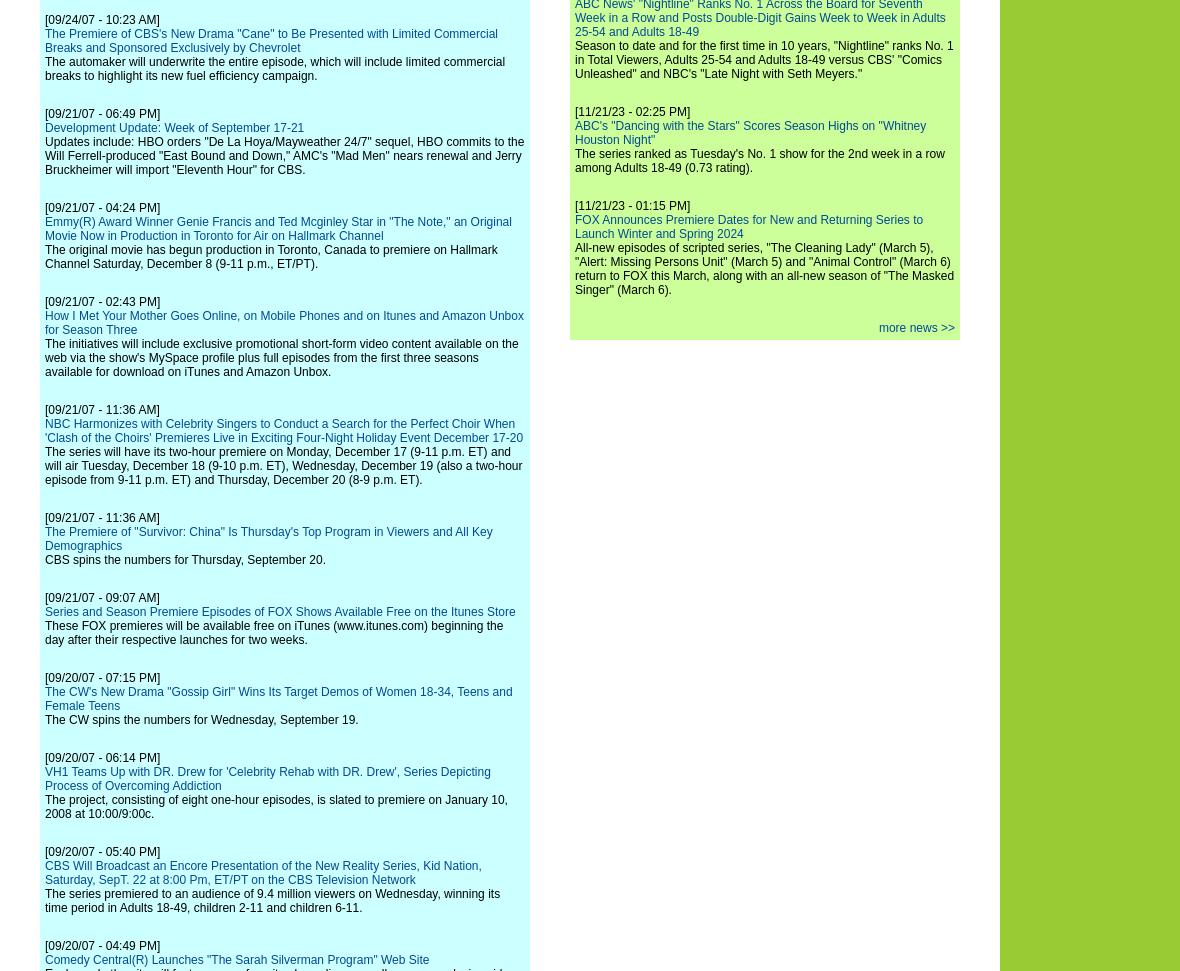  What do you see at coordinates (275, 68) in the screenshot?
I see `'The automaker will underwrite the entire episode, which will include limited commercial breaks to highlight its new fuel efficiency campaign.'` at bounding box center [275, 68].